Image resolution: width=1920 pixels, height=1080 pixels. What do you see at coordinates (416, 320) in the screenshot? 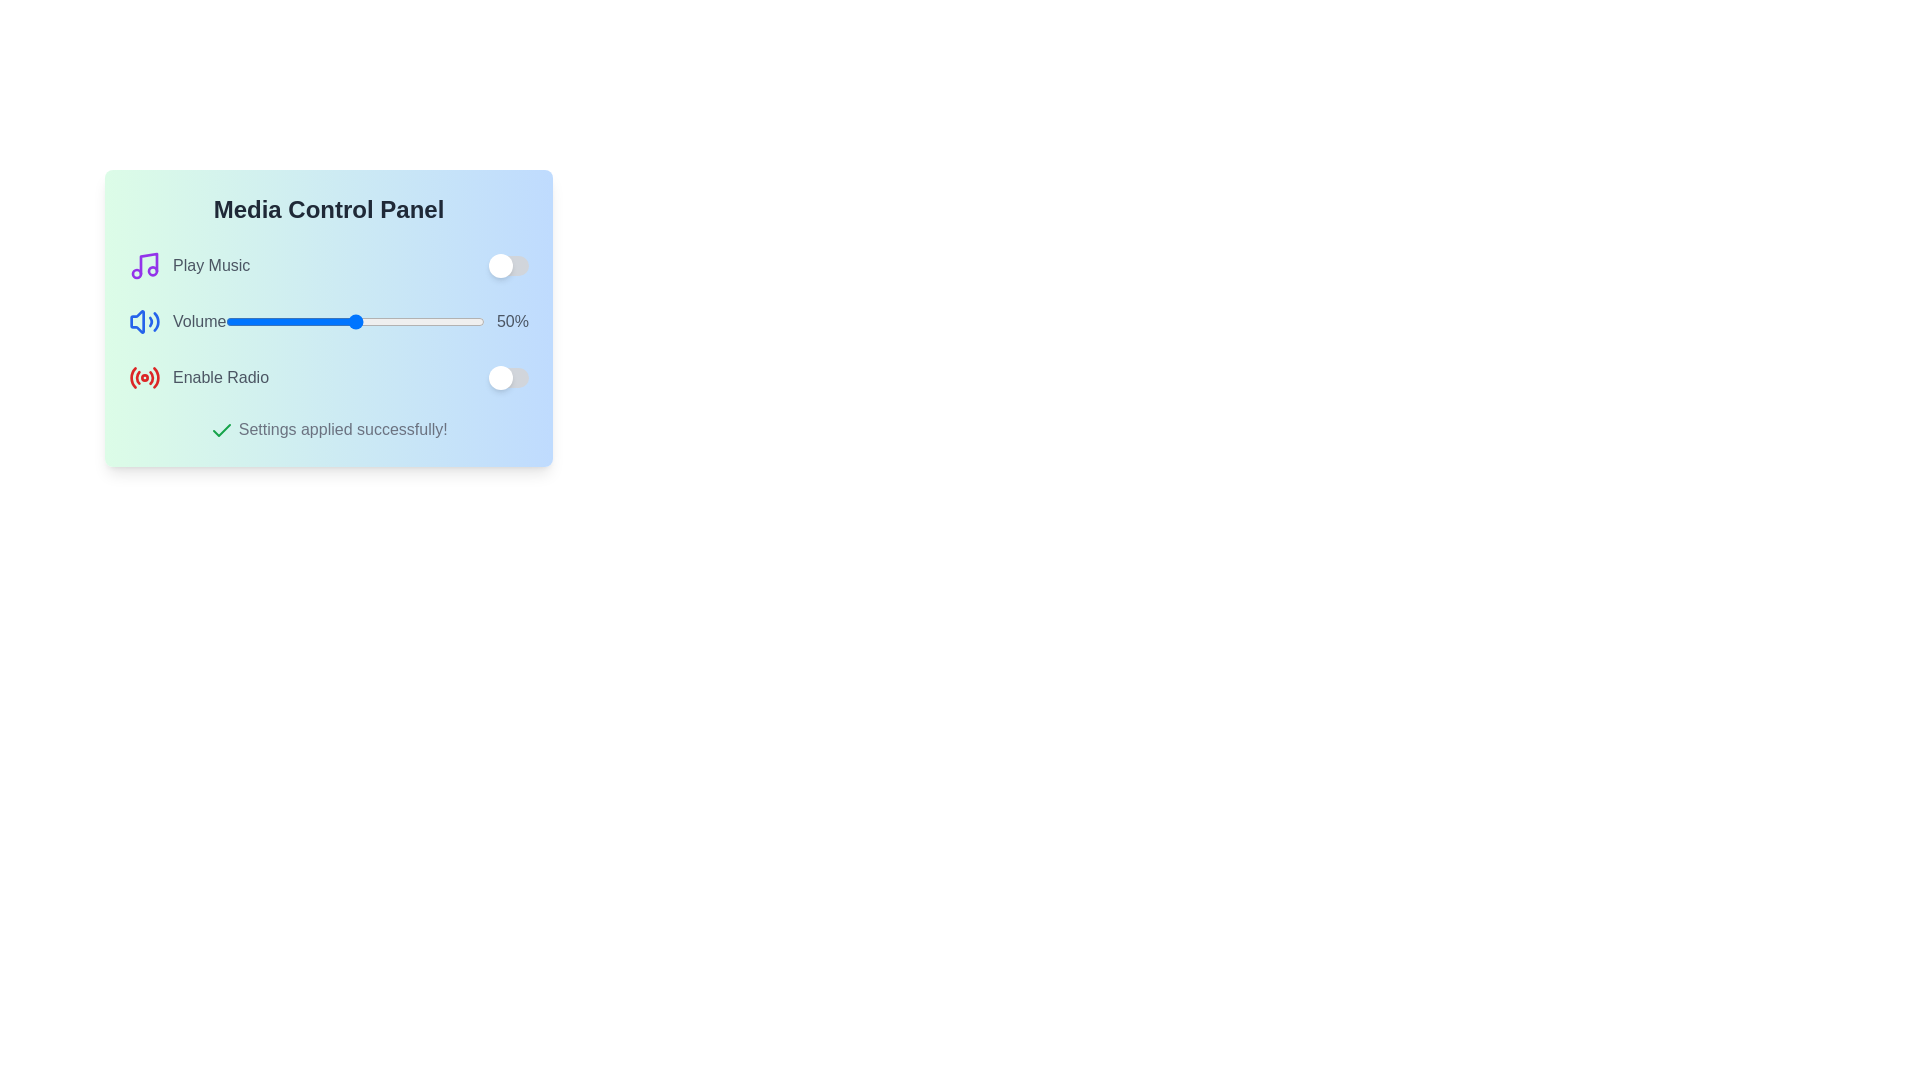
I see `the volume slider` at bounding box center [416, 320].